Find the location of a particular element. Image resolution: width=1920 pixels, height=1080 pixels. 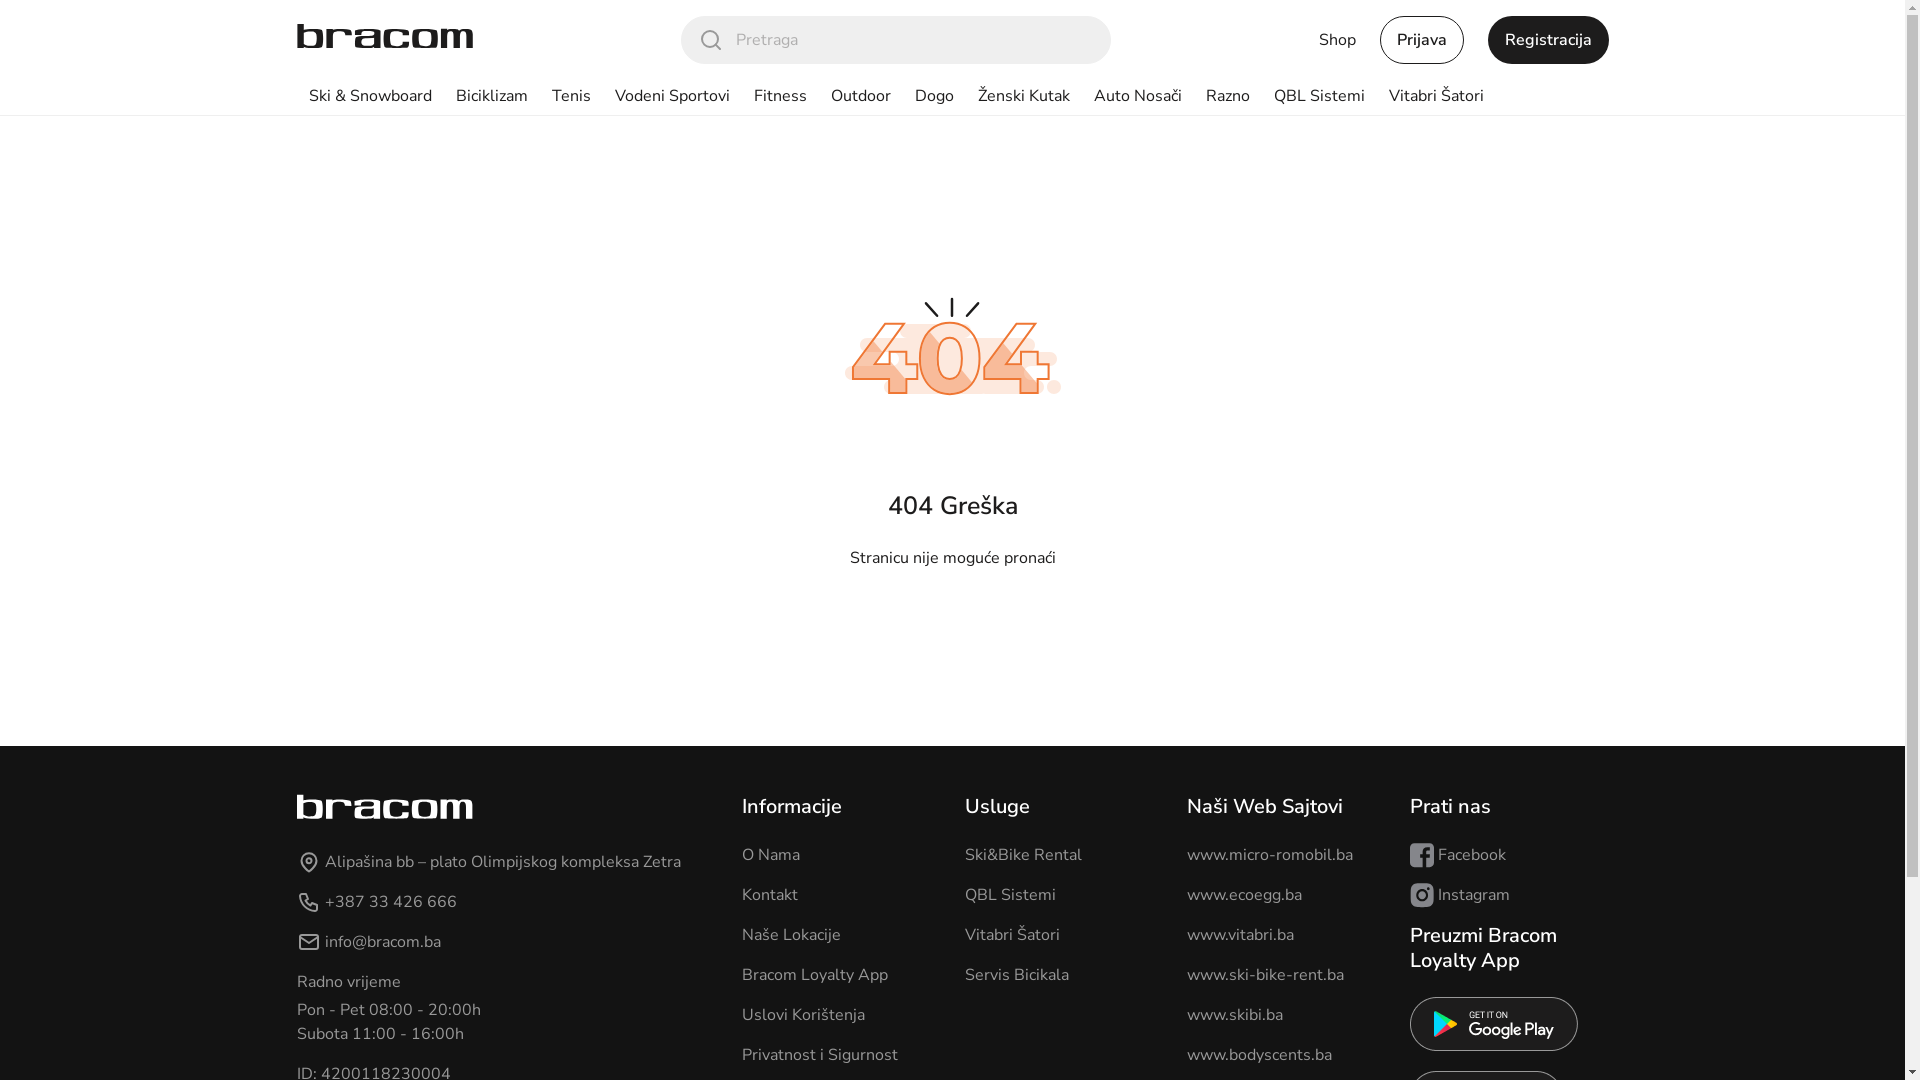

'Kontakt' is located at coordinates (768, 893).